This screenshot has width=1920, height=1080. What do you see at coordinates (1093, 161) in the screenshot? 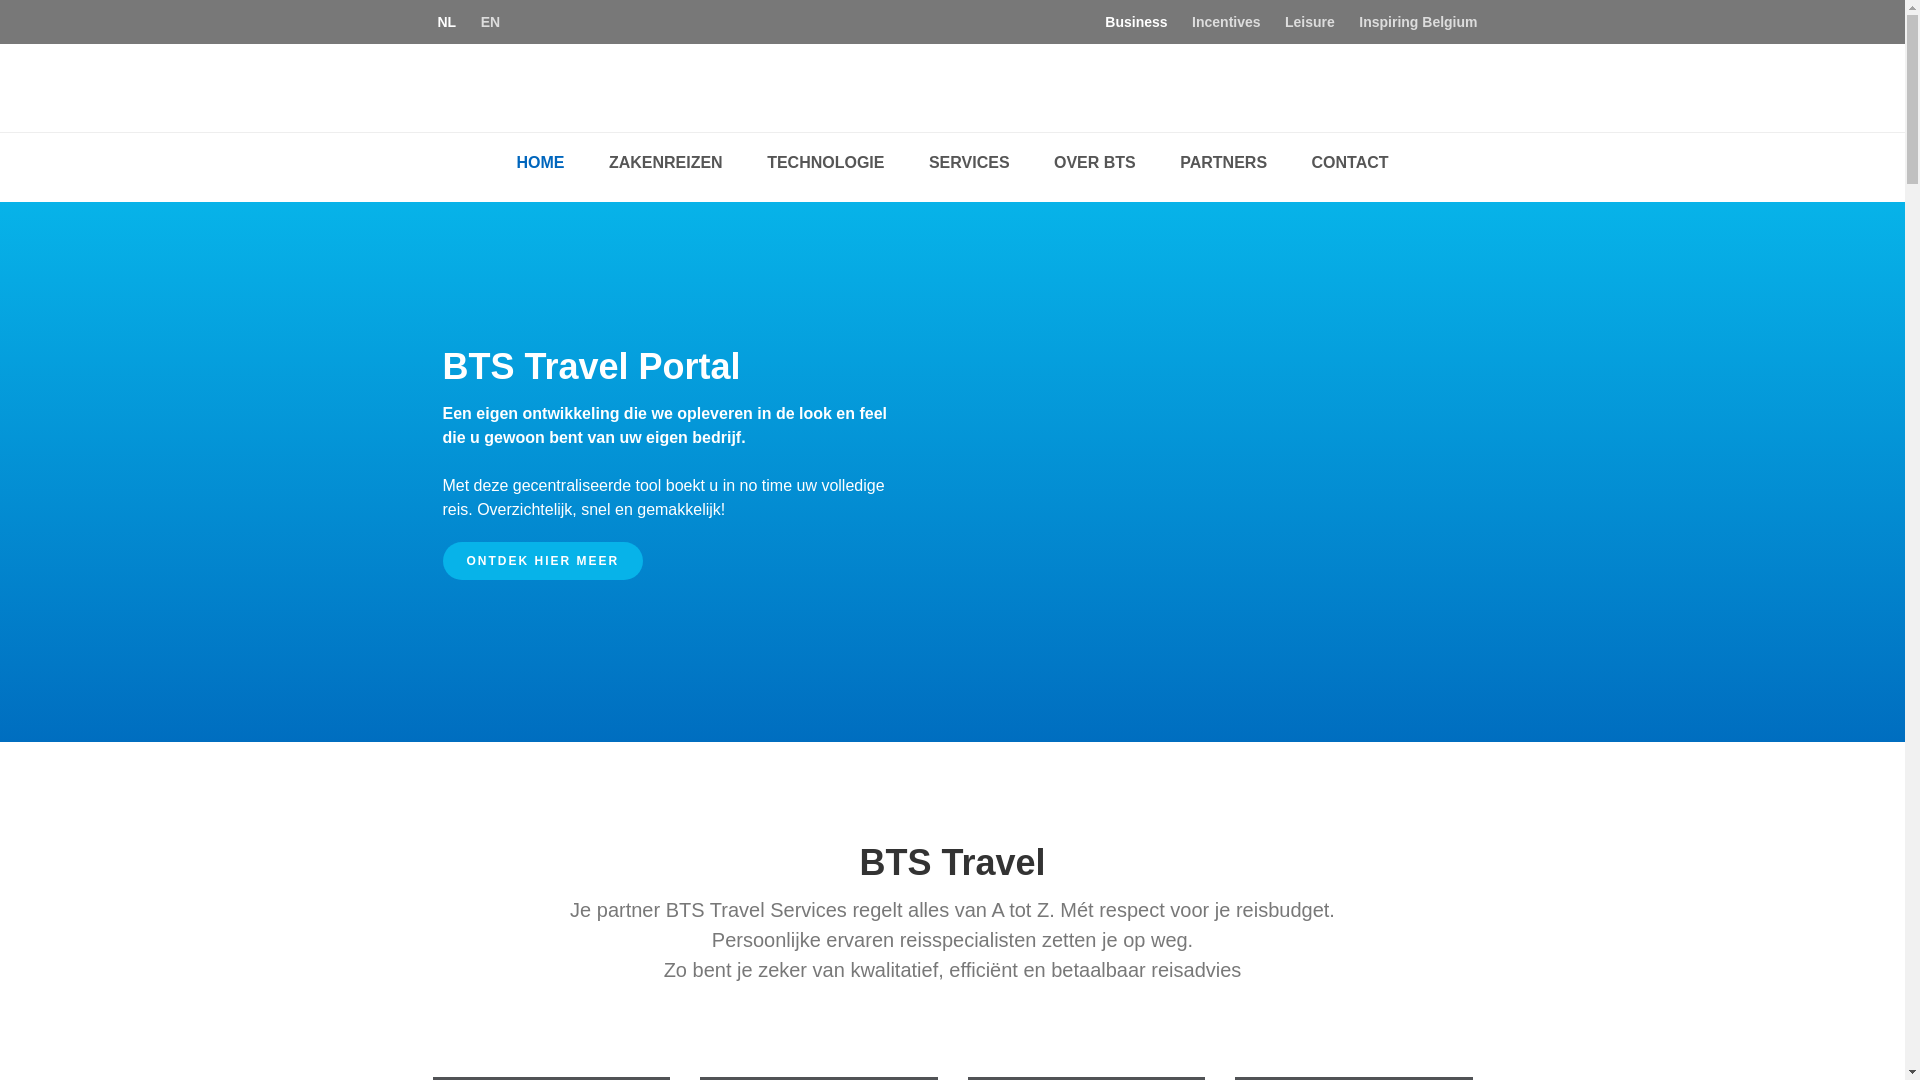
I see `'OVER BTS'` at bounding box center [1093, 161].